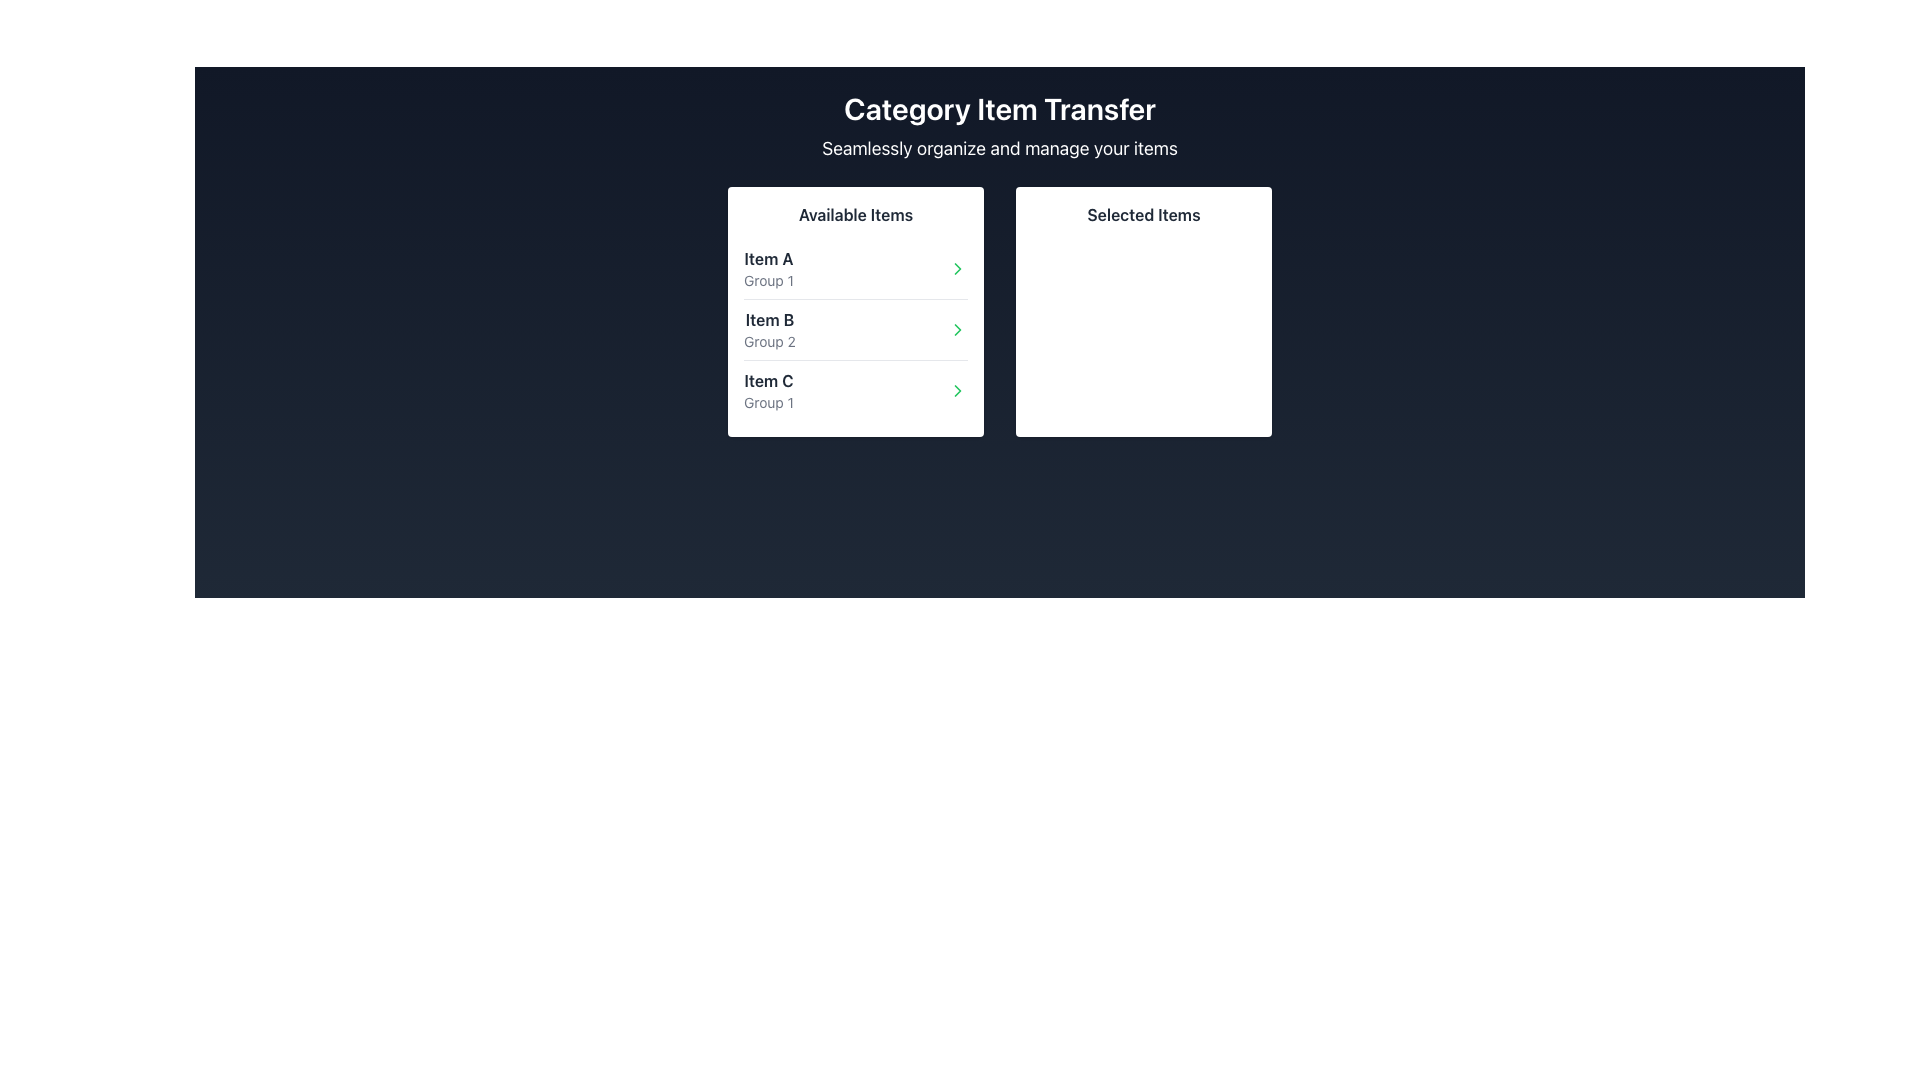 This screenshot has width=1920, height=1080. Describe the element at coordinates (767, 402) in the screenshot. I see `the text label 'Group 1' located beneath 'Item C' in the 'Available Items' section of the 'Category Item Transfer' interface` at that location.